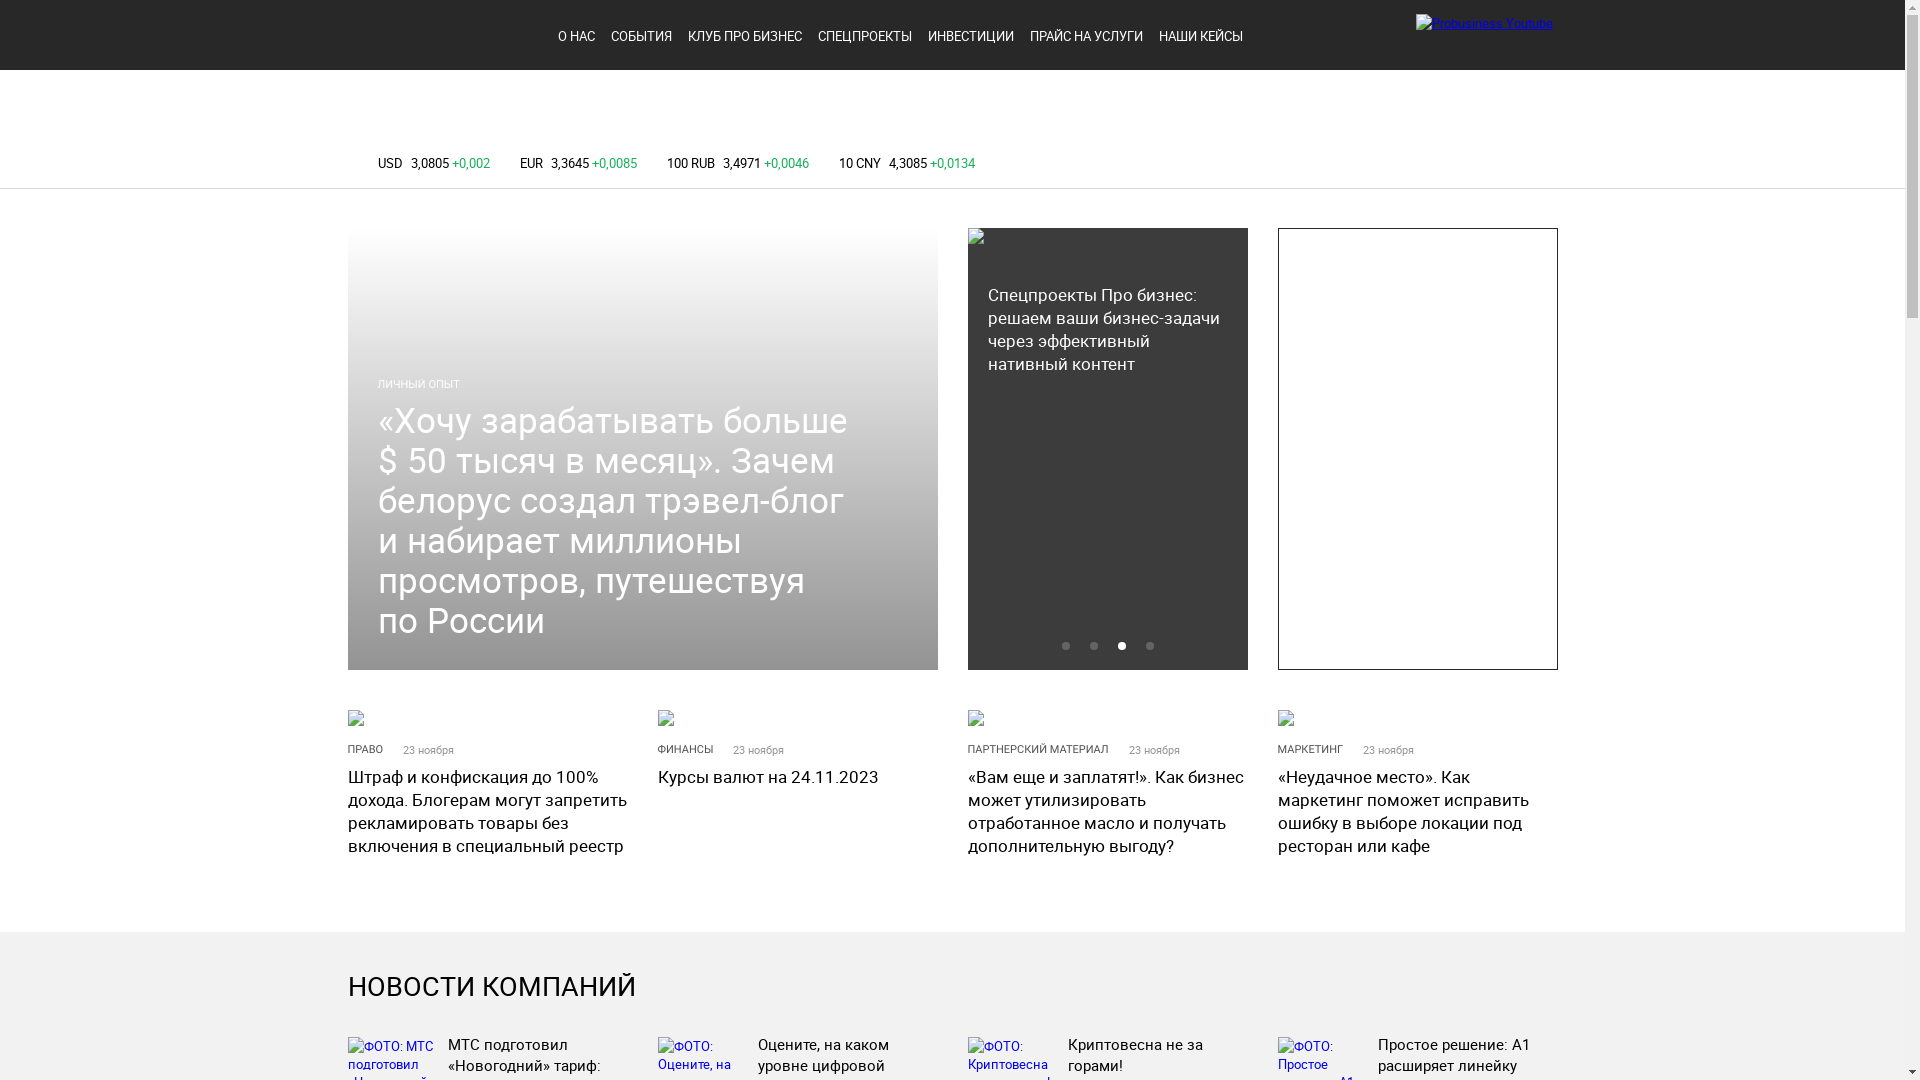 Image resolution: width=1920 pixels, height=1080 pixels. What do you see at coordinates (1484, 23) in the screenshot?
I see `'Probusiness Youtube'` at bounding box center [1484, 23].